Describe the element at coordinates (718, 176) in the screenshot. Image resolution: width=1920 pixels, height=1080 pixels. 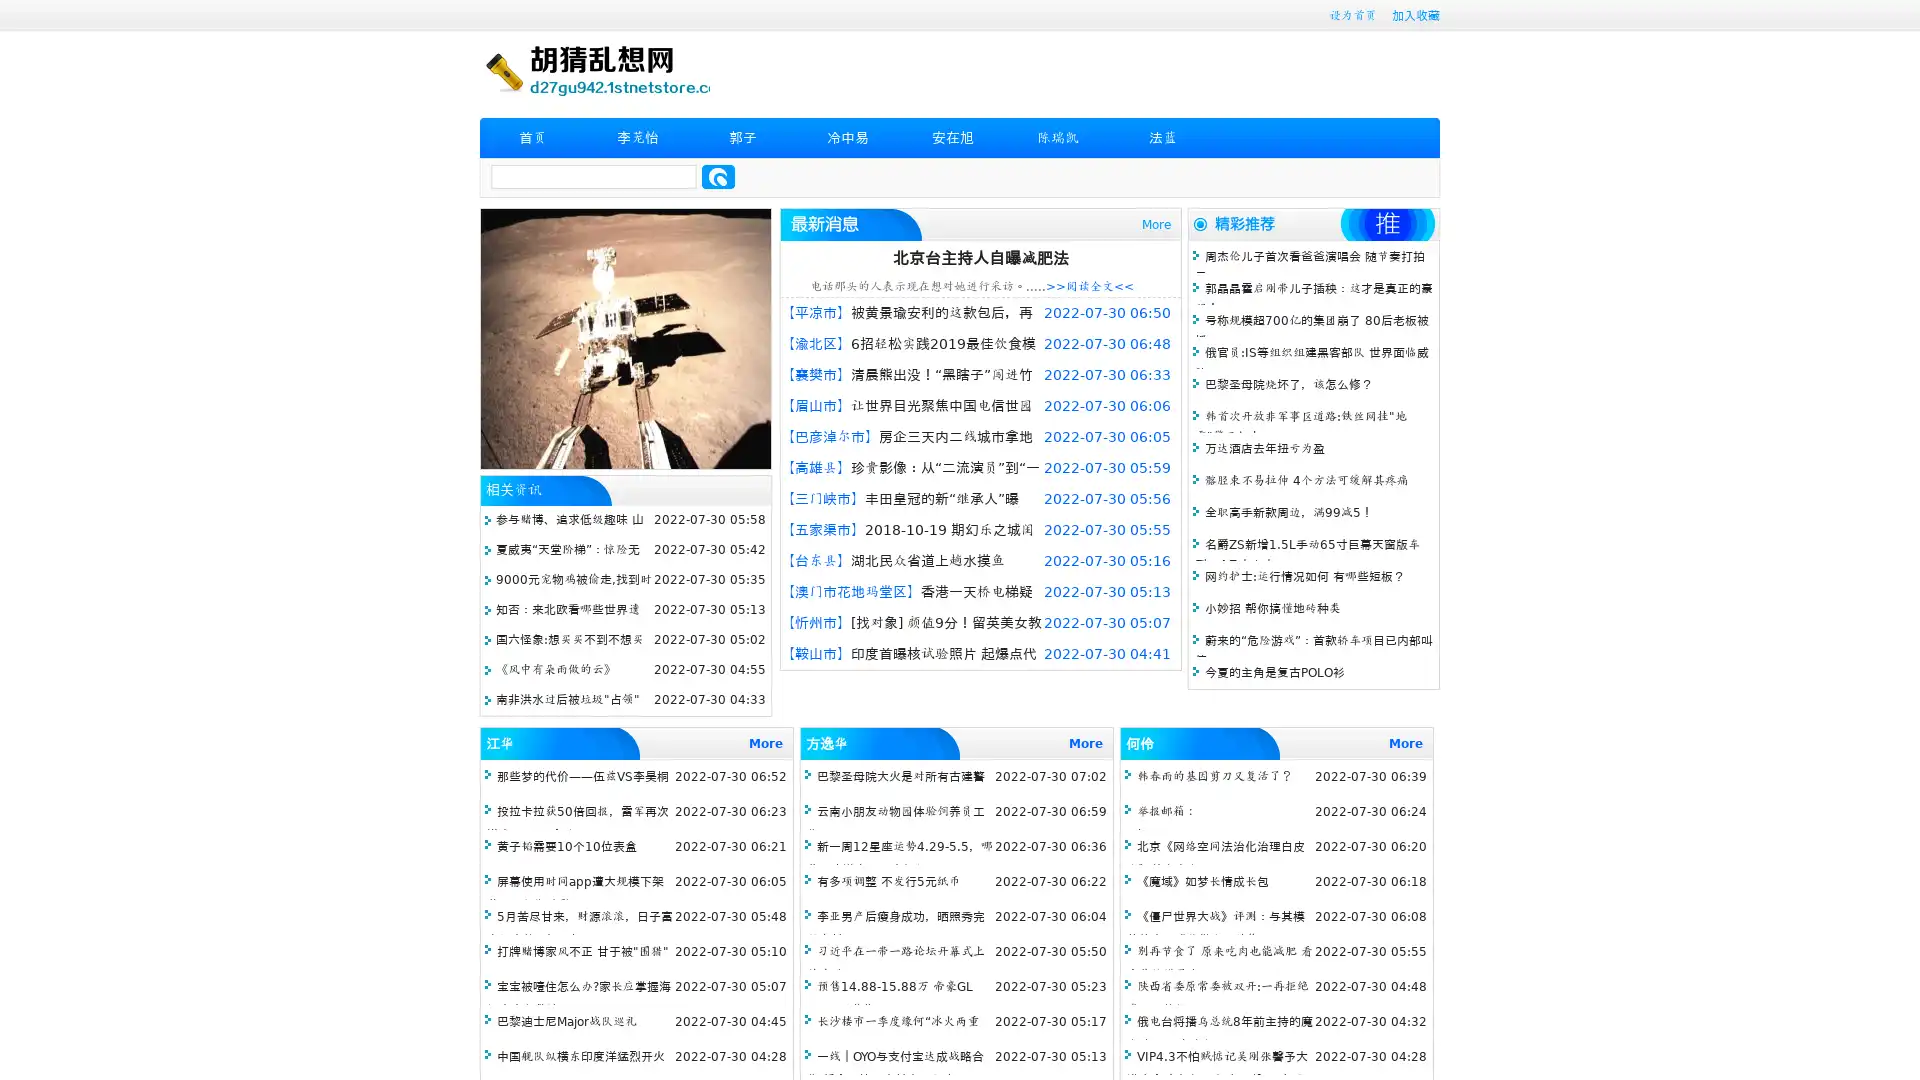
I see `Search` at that location.